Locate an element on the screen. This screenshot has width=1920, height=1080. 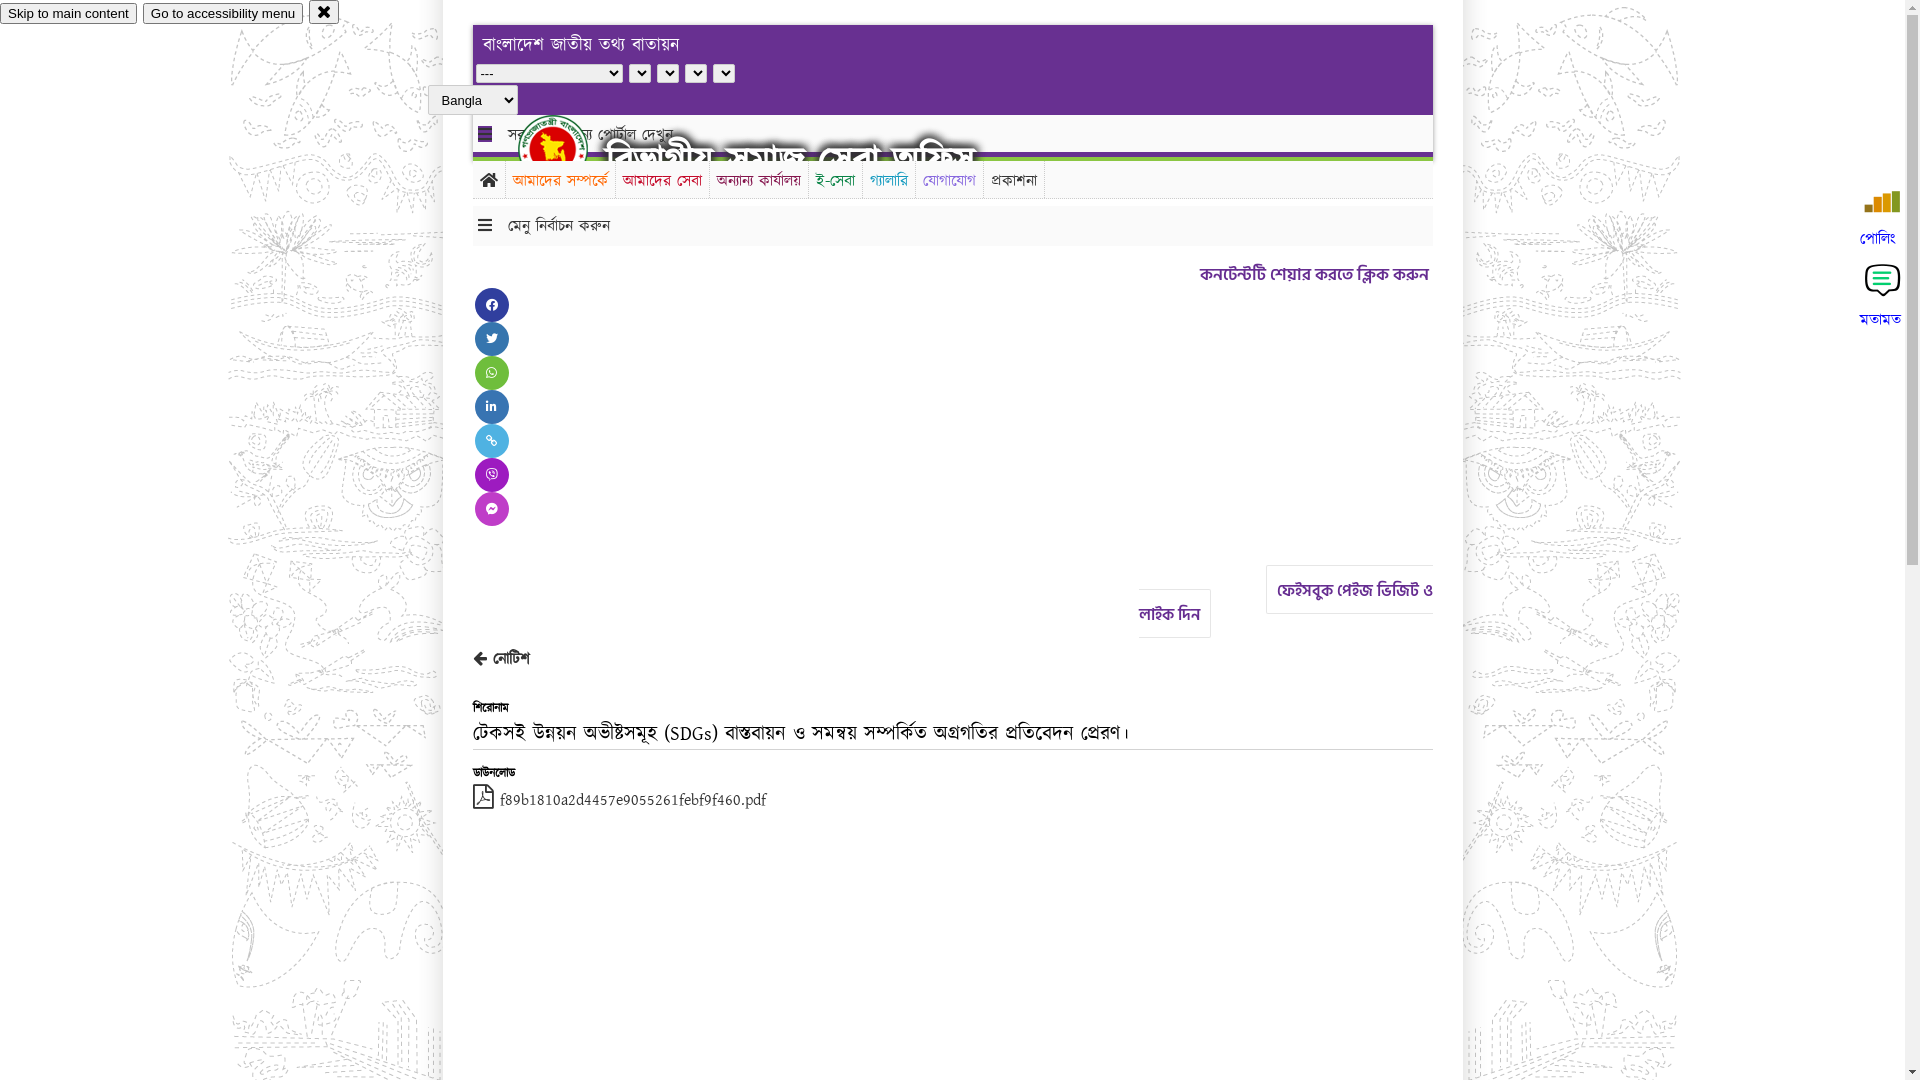
'Go to accessibility menu' is located at coordinates (222, 13).